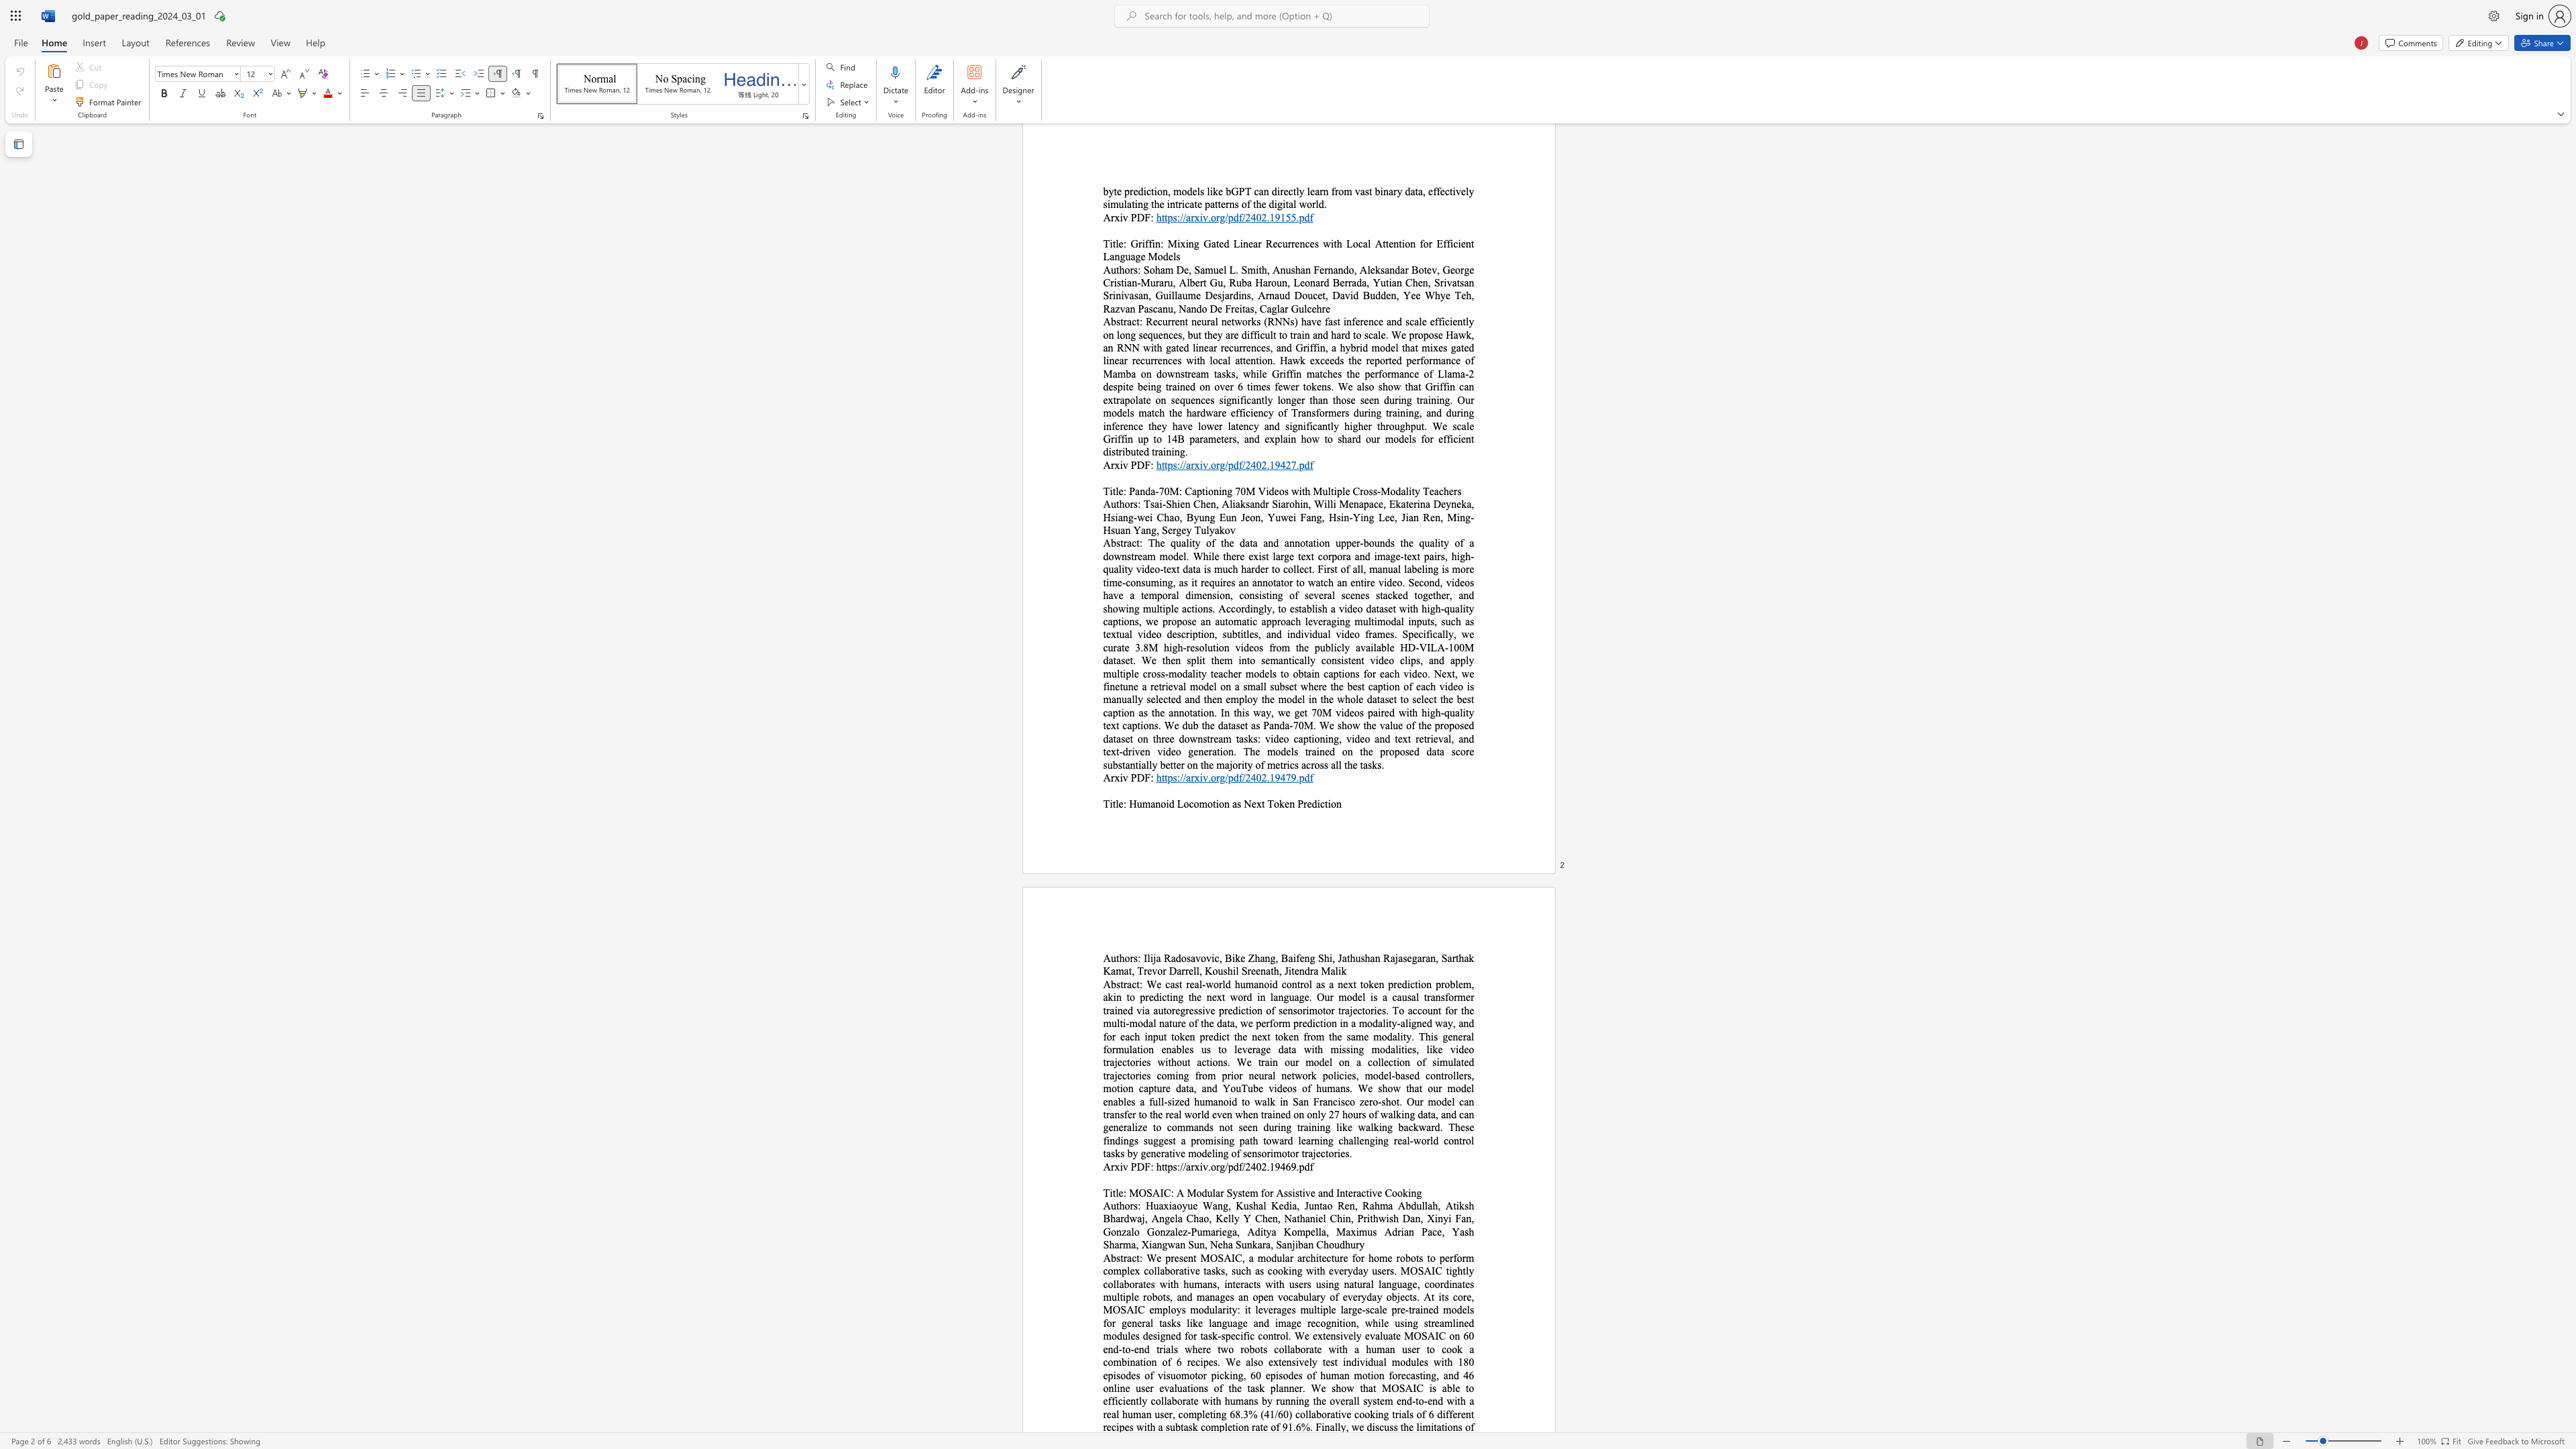 The height and width of the screenshot is (1449, 2576). Describe the element at coordinates (1326, 1009) in the screenshot. I see `the subset text "or trajectories. To account for the multi-modal nature of the data, we perform prediction in a modality-aligned way, and for each input token predict the next token from the same modality. This general formulation enables us to leverage data with missing modalities, like video trajectories without actions. We train our model on a collection of simulated trajectories" within the text "We cast real-world humanoid control as a next token prediction problem, akin to predicting the next word in language. Our model is a causal transformer trained via autoregressive prediction of sensorimotor trajectories. To account for the multi-modal nature of the data, we perform prediction in a modality-aligned way, and for each input token predict the next token from the same modality. This general formulation enables us to leverage data with missing modalities, like video trajectories without actions. We train our model on a collection of simulated trajectories coming from prior neural network policies, model-based controllers, motion capture data, and YouTube videos of humans. We show that our model enables a full-sized humanoid to walk in San Francisco zero-shot. Our model can transfer to the real world even when trained on only 27 hours of walking data, and can generalize to commands not seen during training like walking backward. These findings suggest a promising path toward learning challenging real-world control tasks by generative modeling of sensorimotor trajectories."` at that location.